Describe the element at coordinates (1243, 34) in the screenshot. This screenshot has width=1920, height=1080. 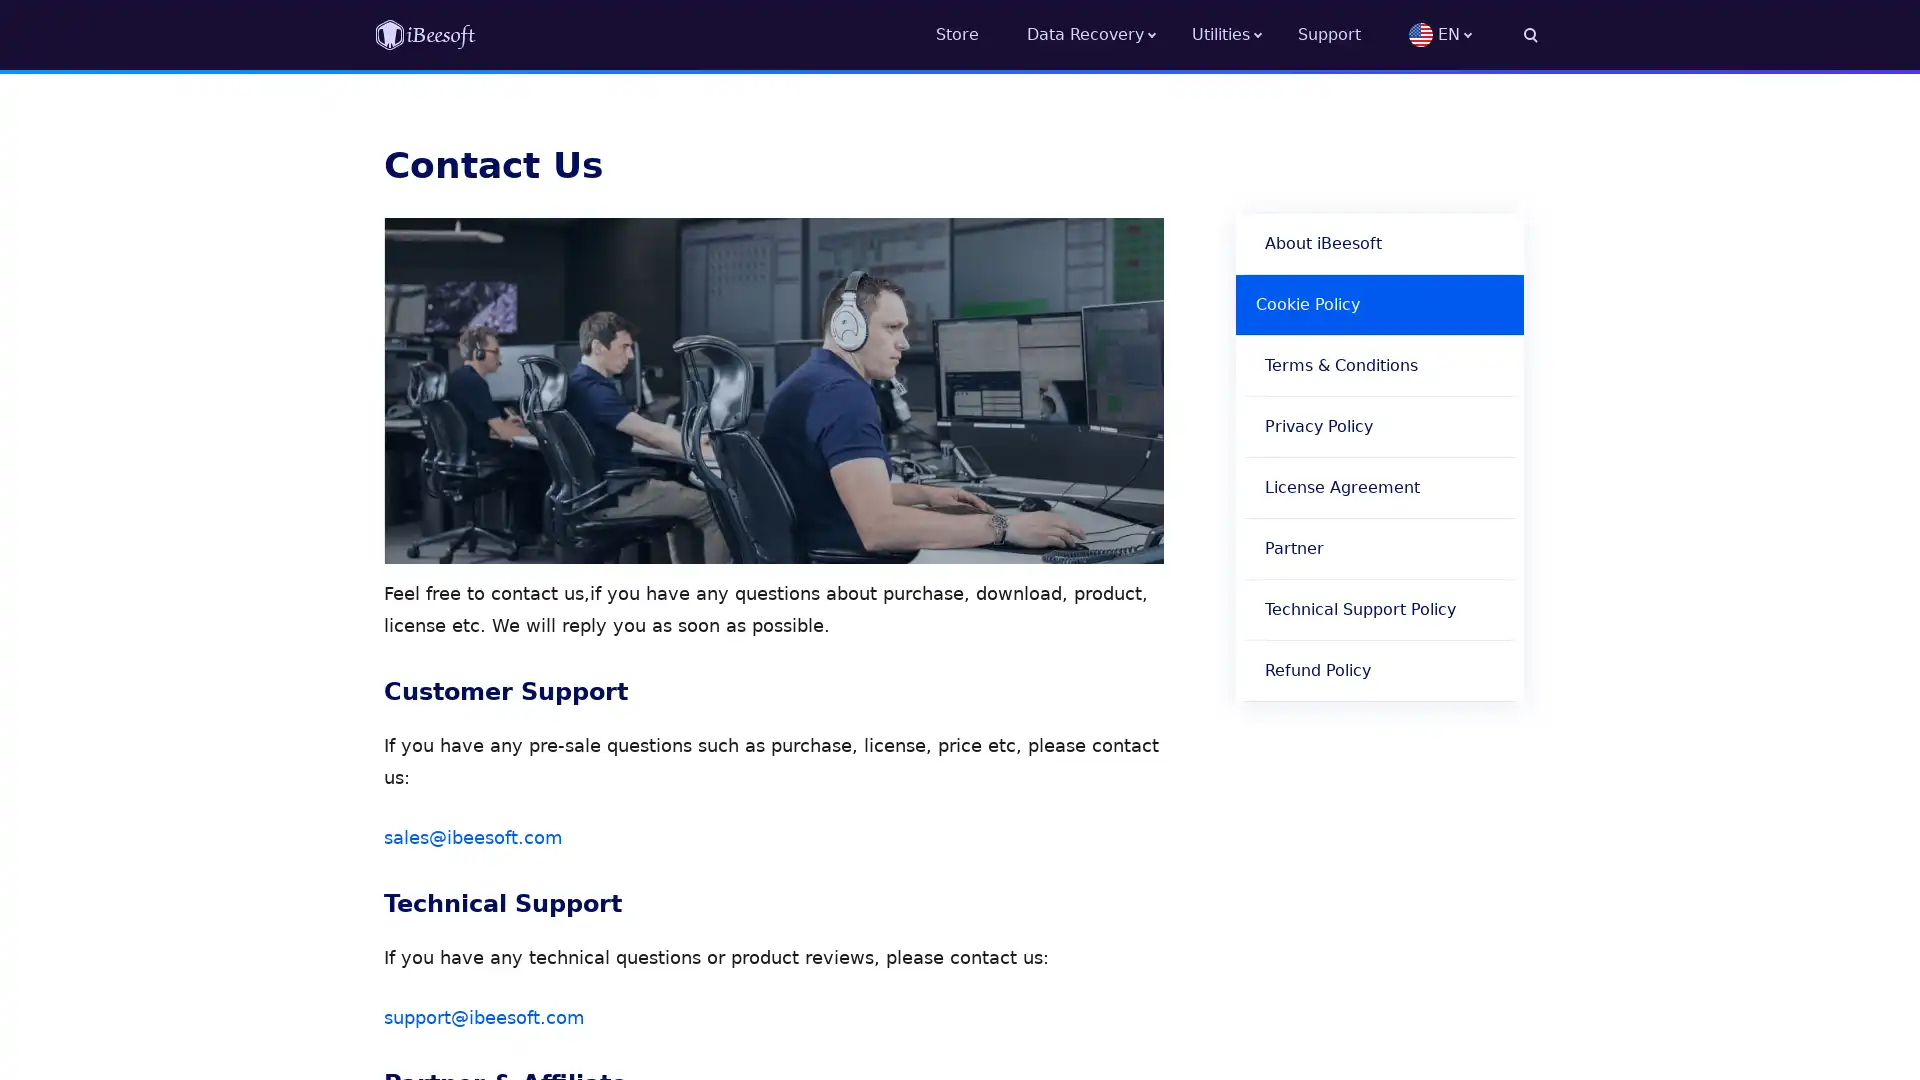
I see `products` at that location.